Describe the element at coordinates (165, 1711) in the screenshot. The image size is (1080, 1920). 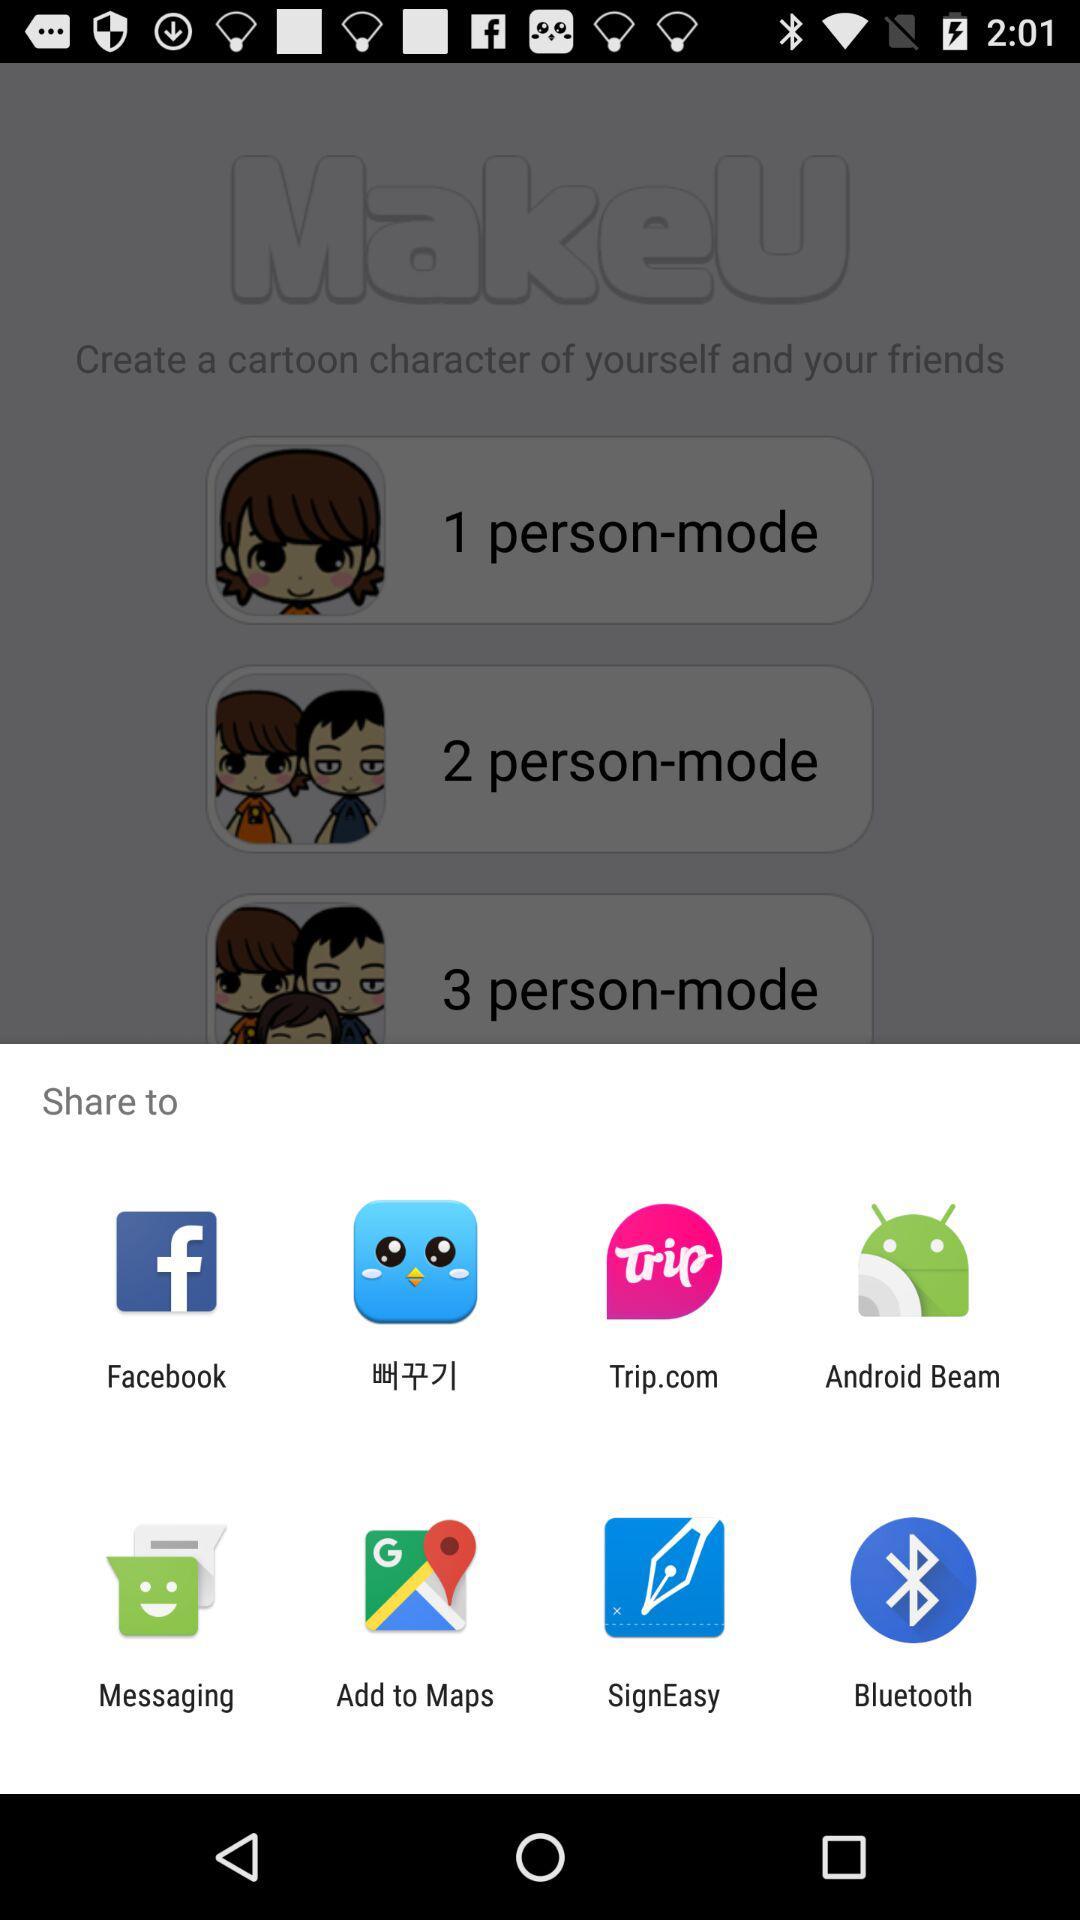
I see `messaging app` at that location.